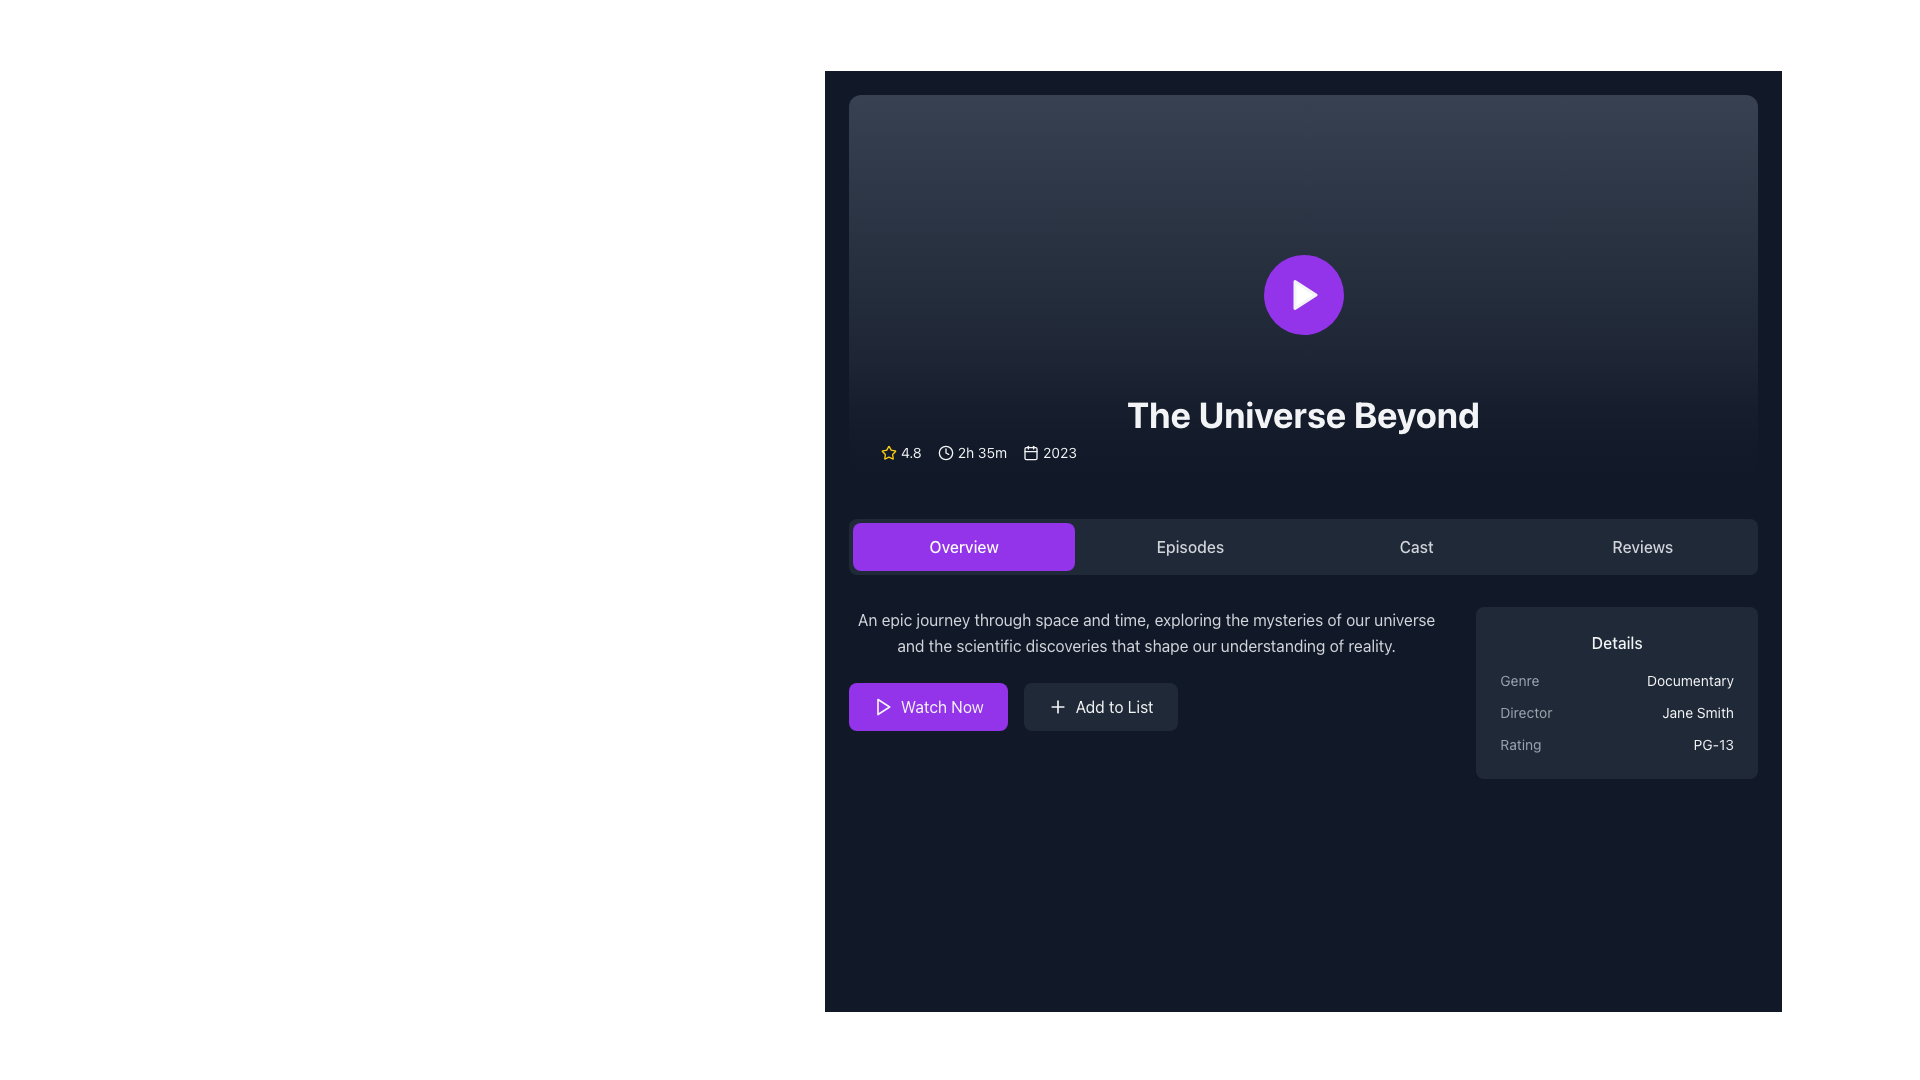  I want to click on the static text label displaying 'Genre', which is part of the 'Details' section and aligned to the left of the text 'Documentary', so click(1519, 680).